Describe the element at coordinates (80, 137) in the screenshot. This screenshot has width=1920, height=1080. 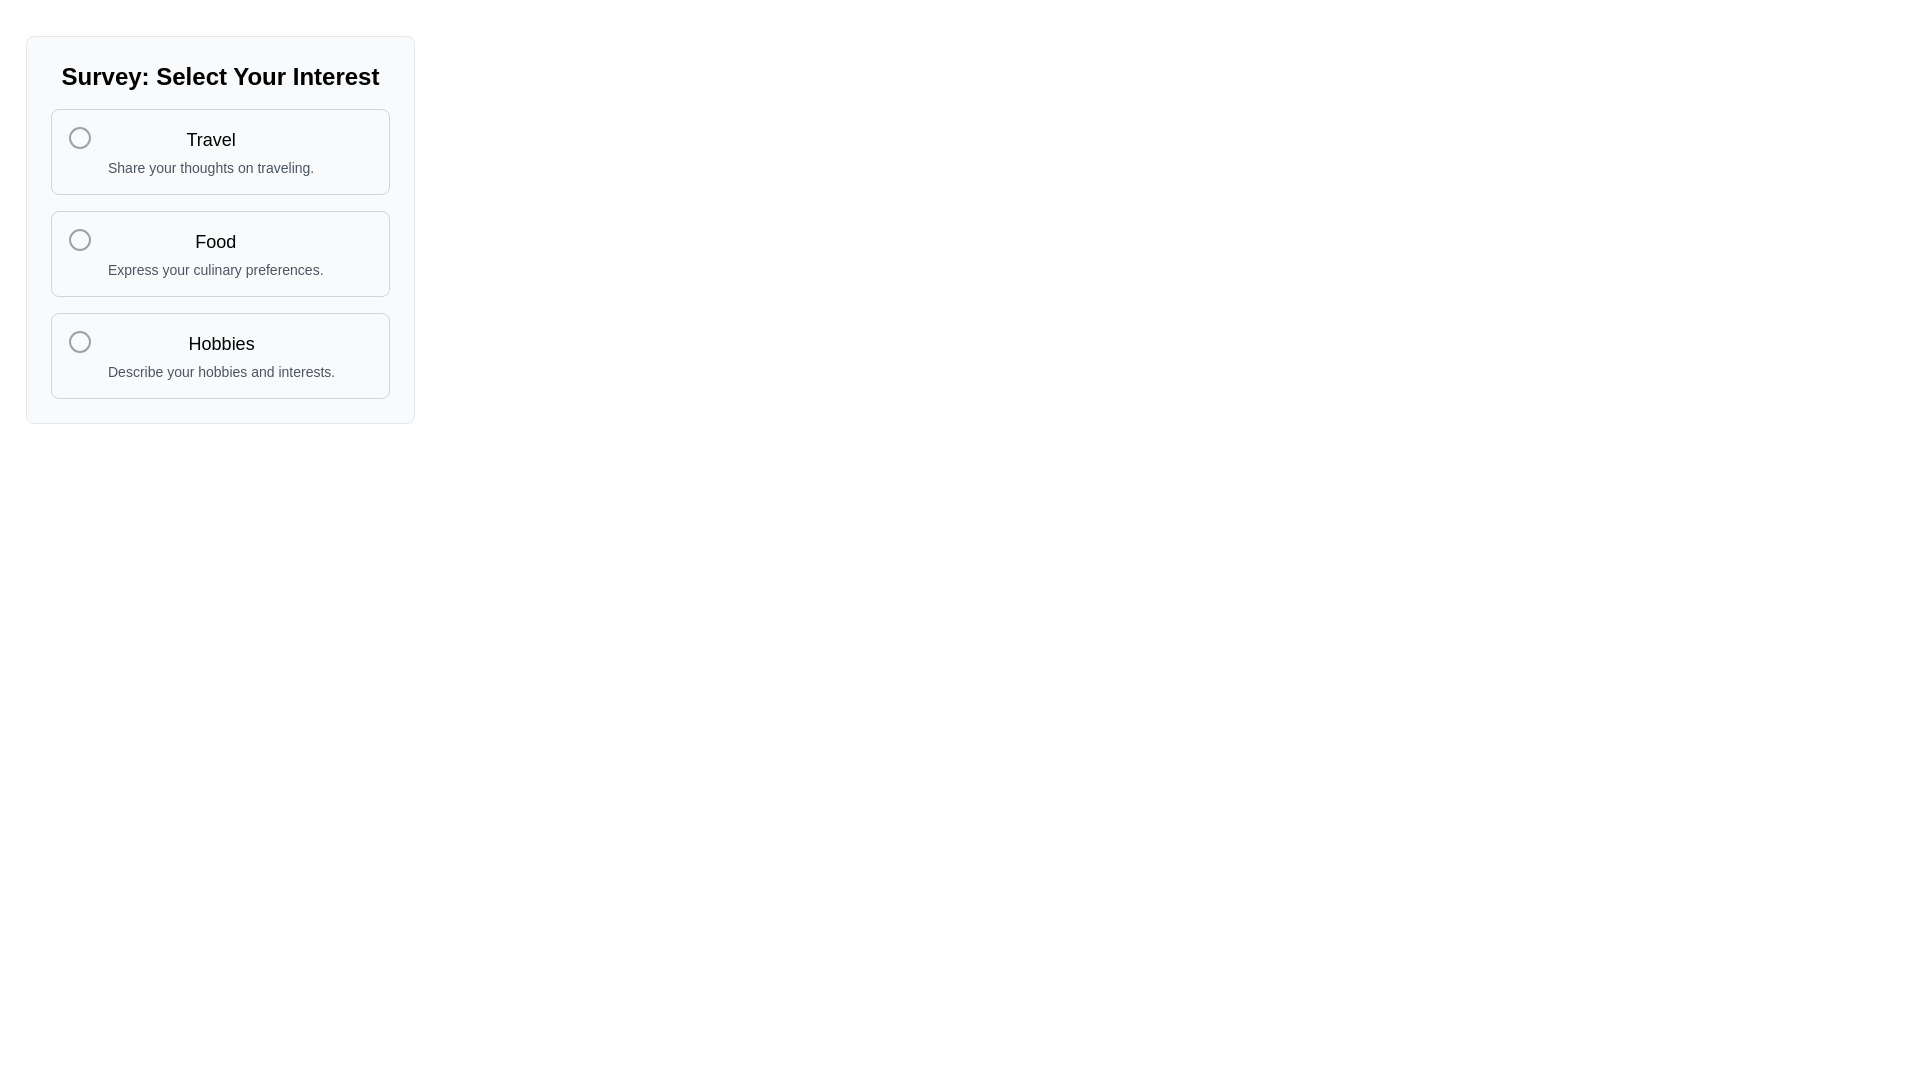
I see `the radio button for the 'Travel' option located in the topmost selection box under the heading 'Survey: Select Your Interest'` at that location.